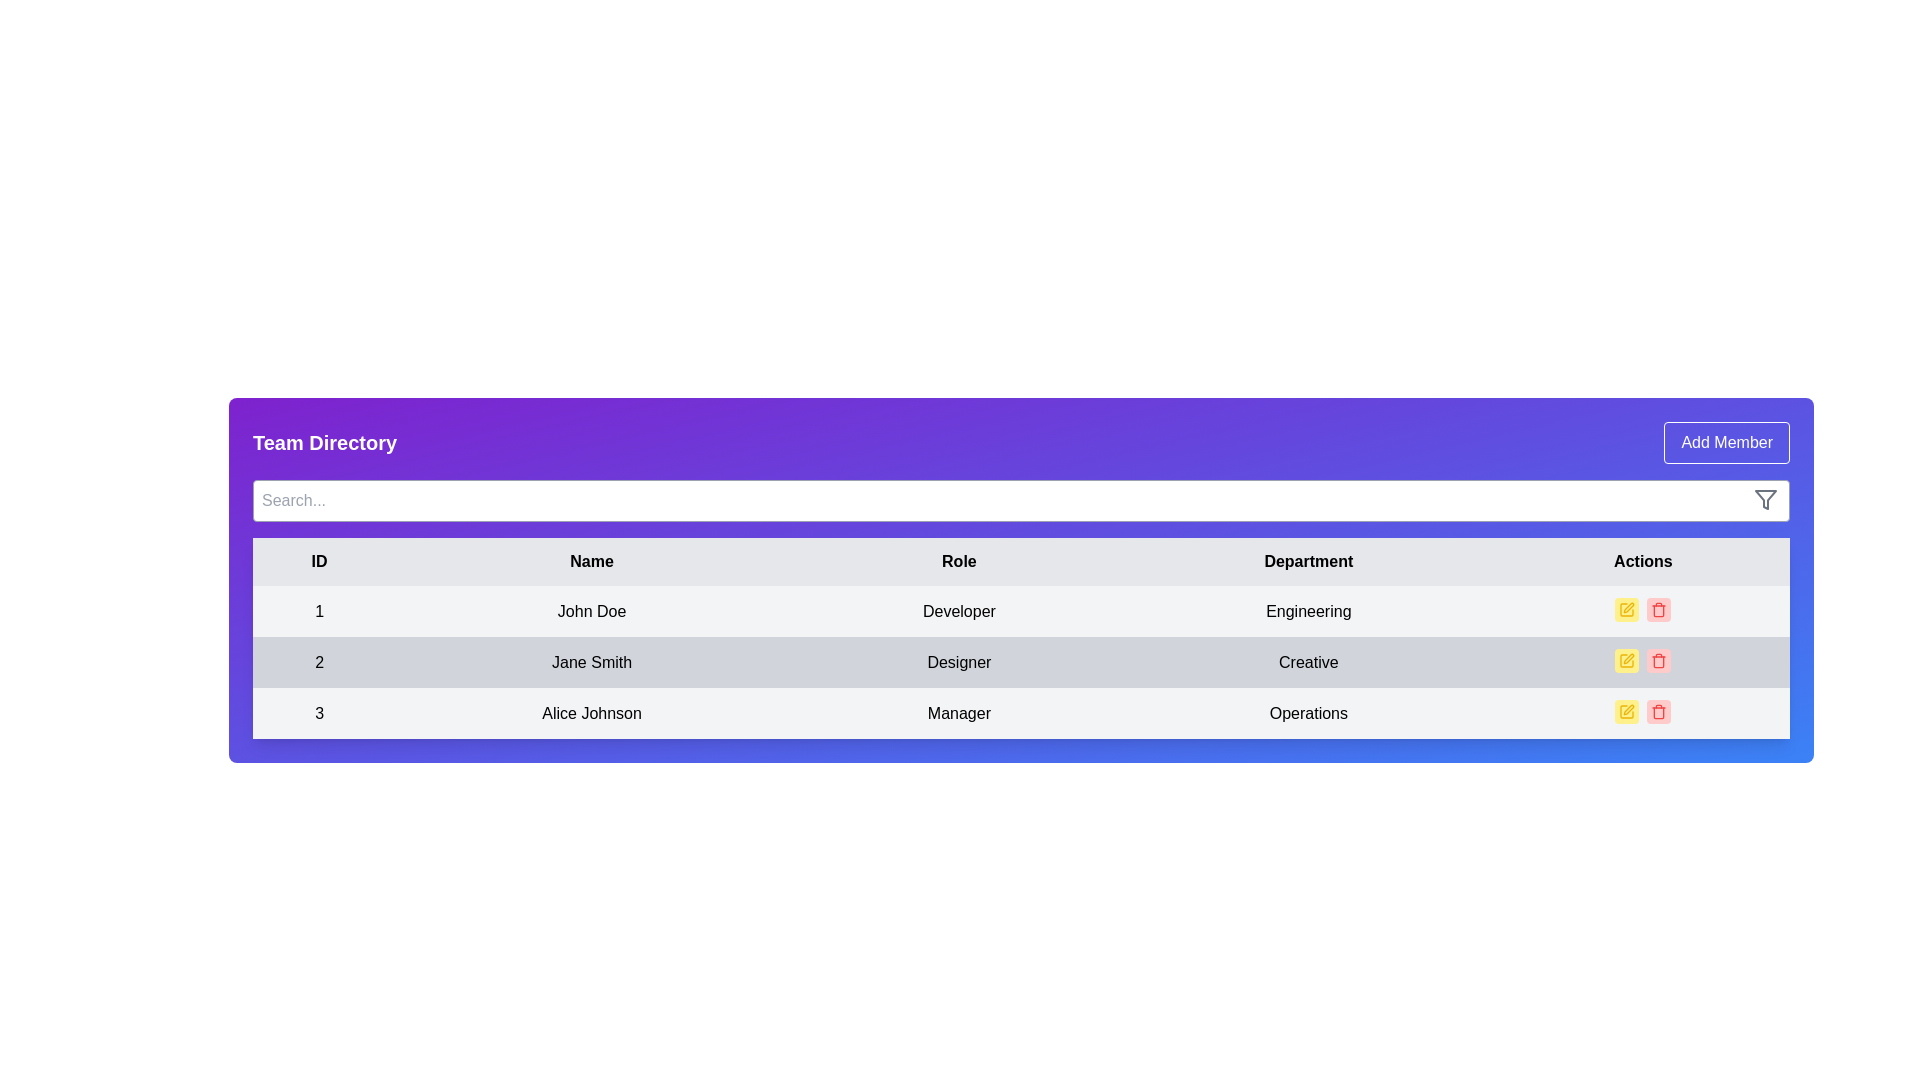 The width and height of the screenshot is (1920, 1080). Describe the element at coordinates (1659, 660) in the screenshot. I see `the trash icon button in the actions column of the second row of the table, which is styled in red and resembles a trash can` at that location.